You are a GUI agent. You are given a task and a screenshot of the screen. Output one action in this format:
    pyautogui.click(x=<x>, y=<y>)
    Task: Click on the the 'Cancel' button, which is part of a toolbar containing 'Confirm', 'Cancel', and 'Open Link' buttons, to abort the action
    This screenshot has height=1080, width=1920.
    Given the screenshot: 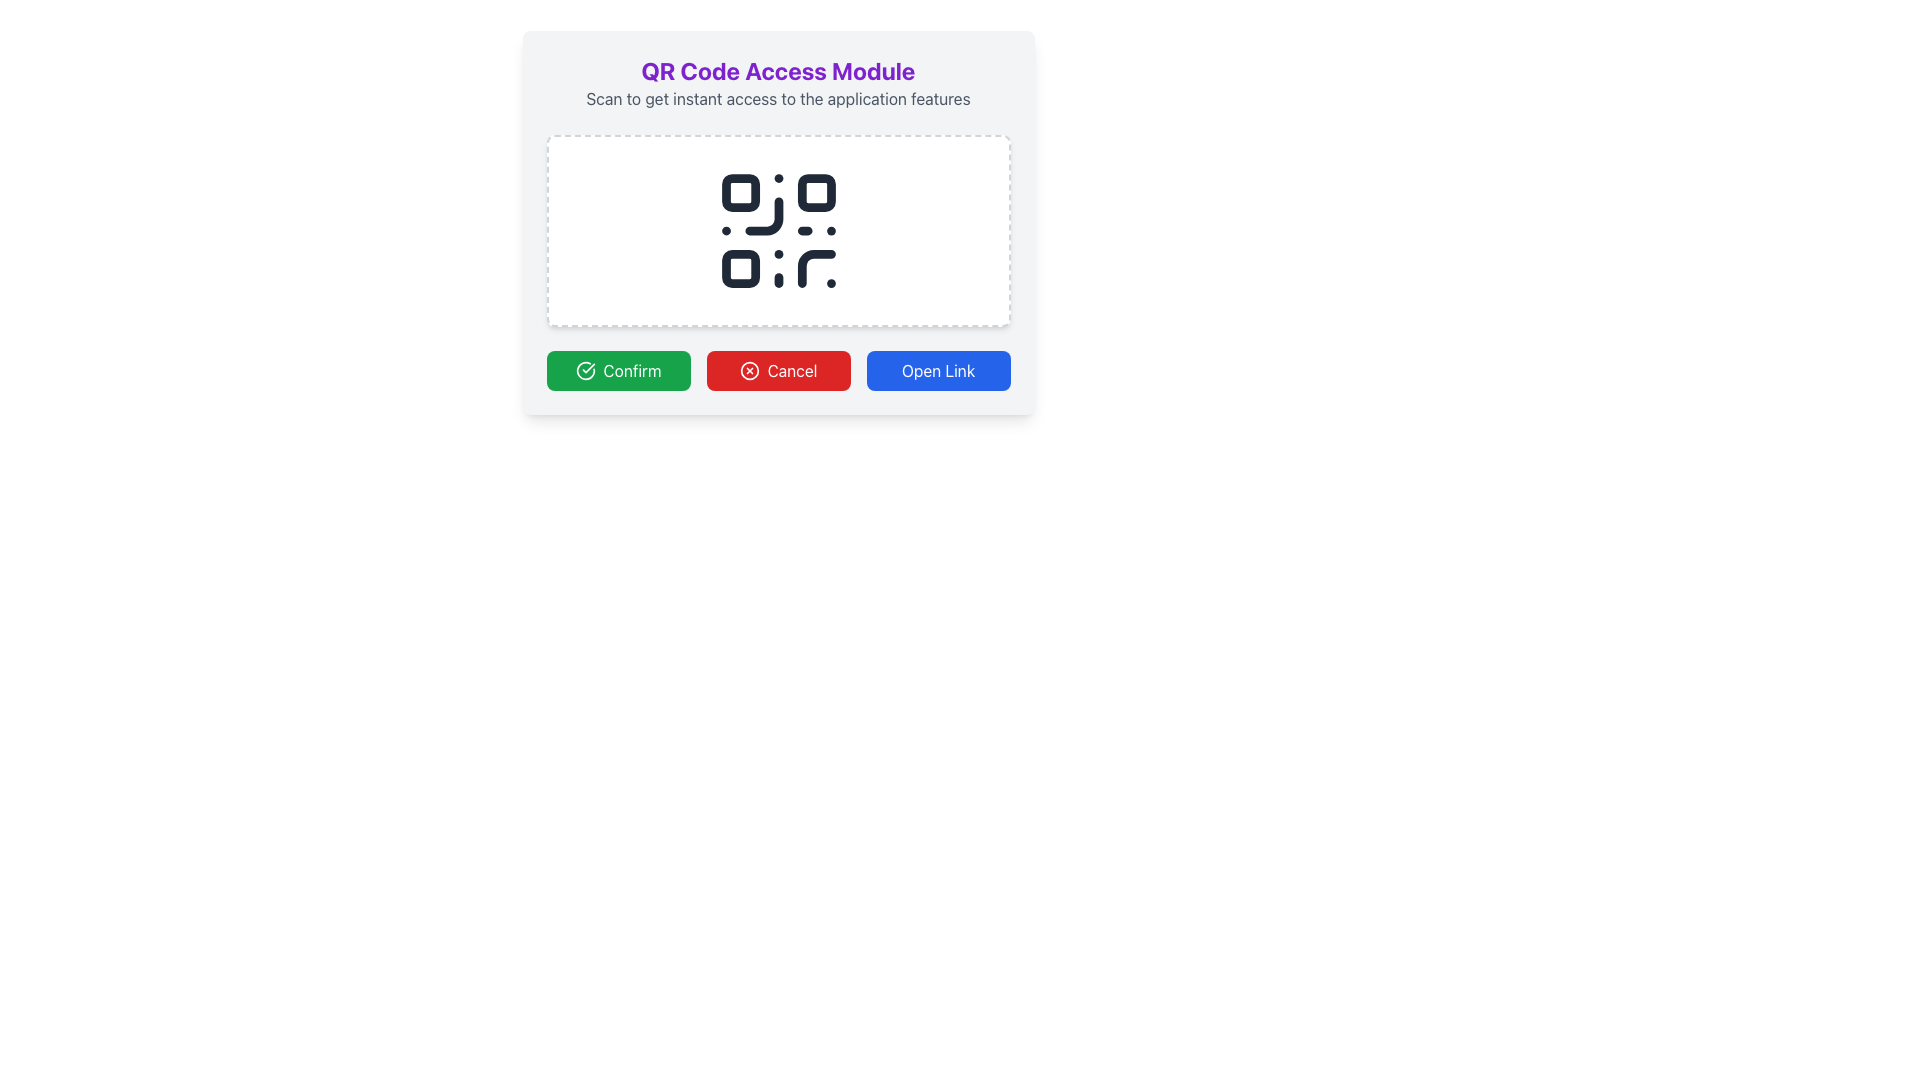 What is the action you would take?
    pyautogui.click(x=777, y=370)
    